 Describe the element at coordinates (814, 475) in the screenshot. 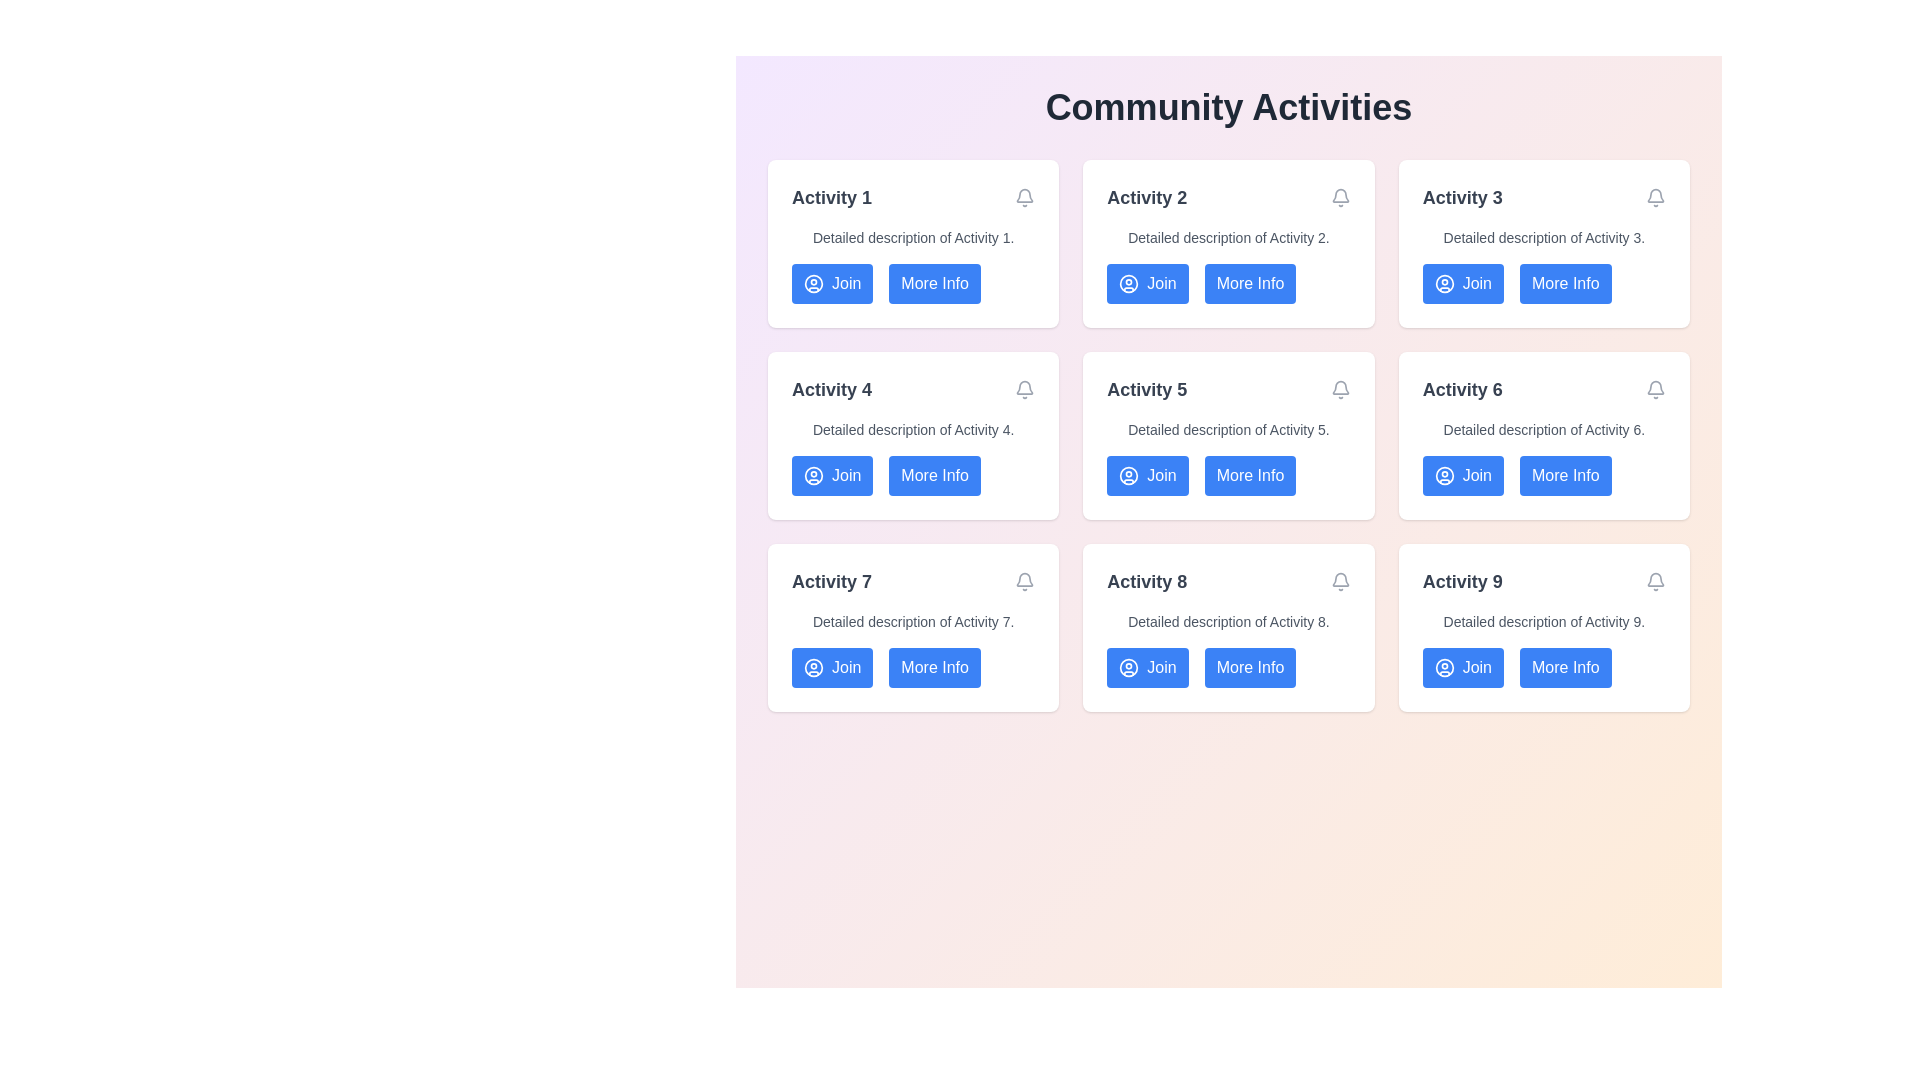

I see `the graphic icon representing the 'Join' action, which is located inside the 'Join' button of the 'Activity 4' card in the grid layout` at that location.